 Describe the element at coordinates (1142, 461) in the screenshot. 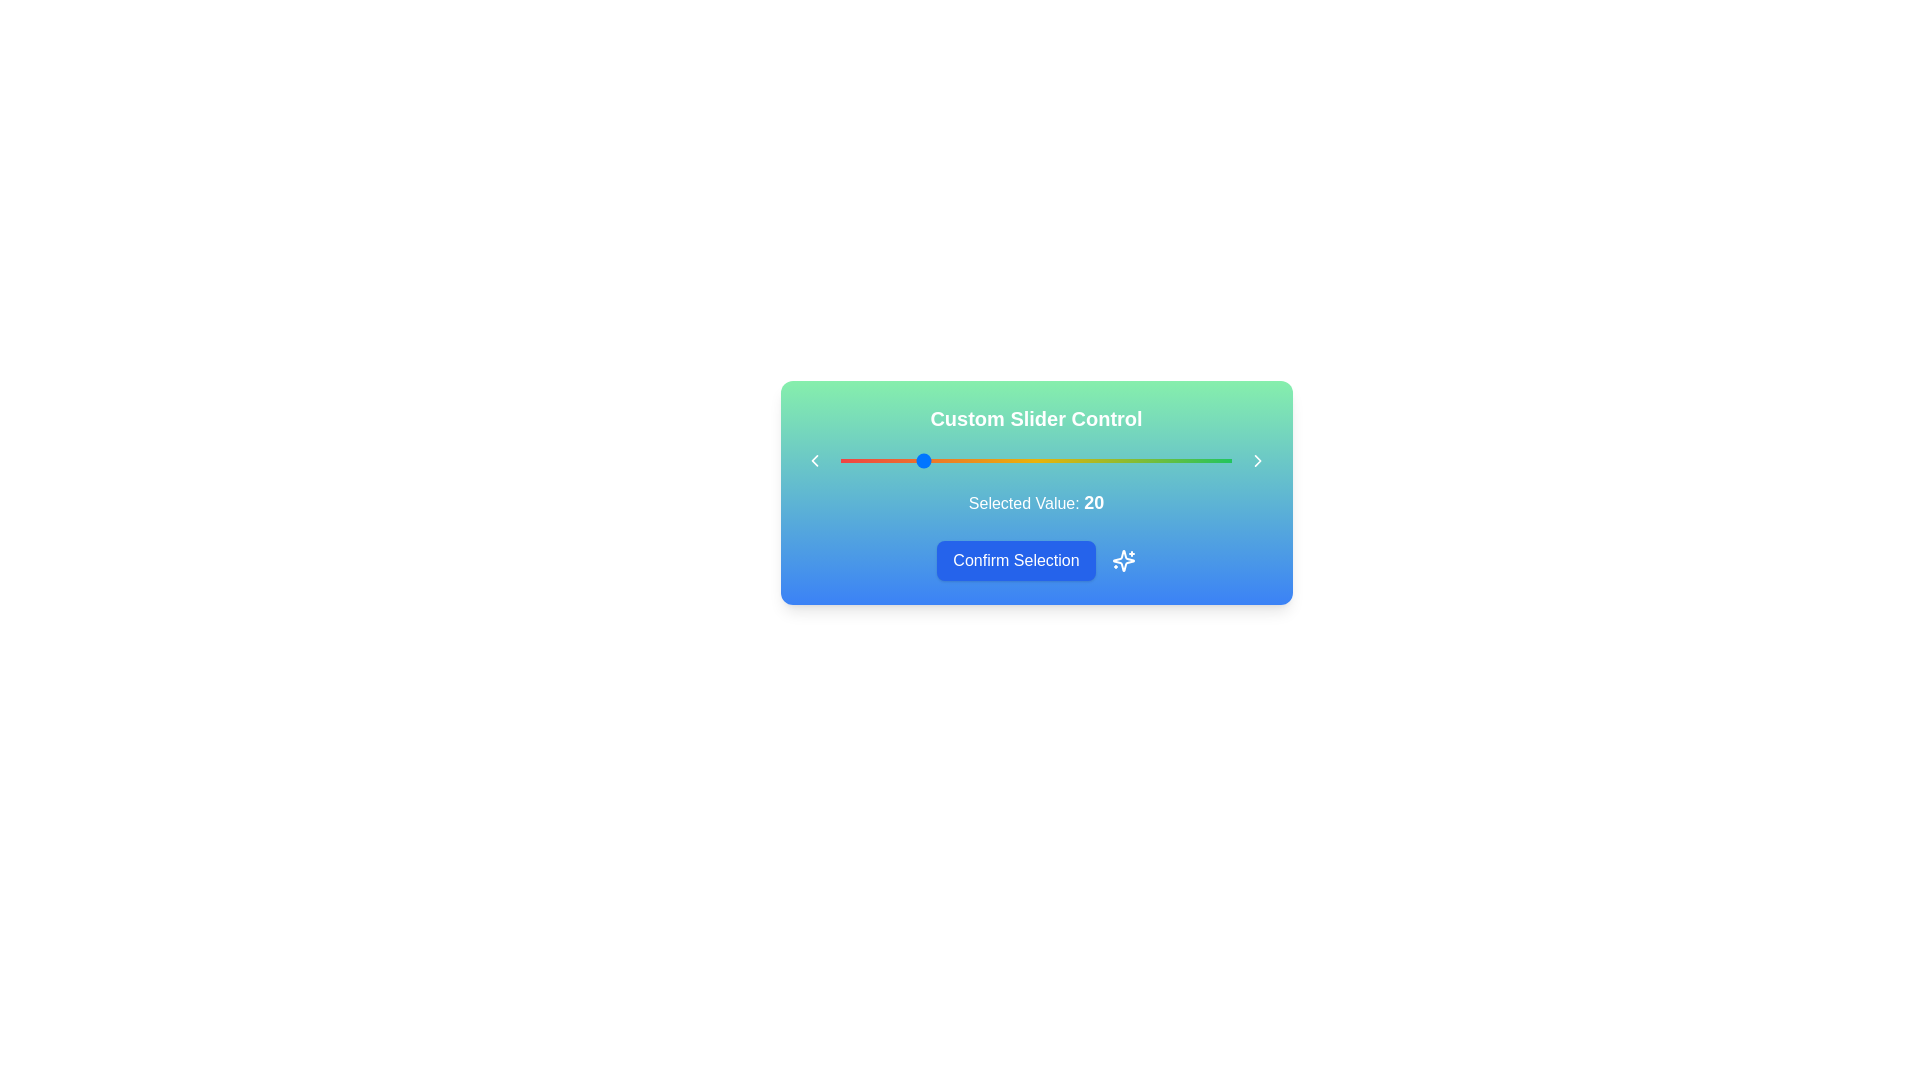

I see `the slider to 77 by dragging the handle` at that location.